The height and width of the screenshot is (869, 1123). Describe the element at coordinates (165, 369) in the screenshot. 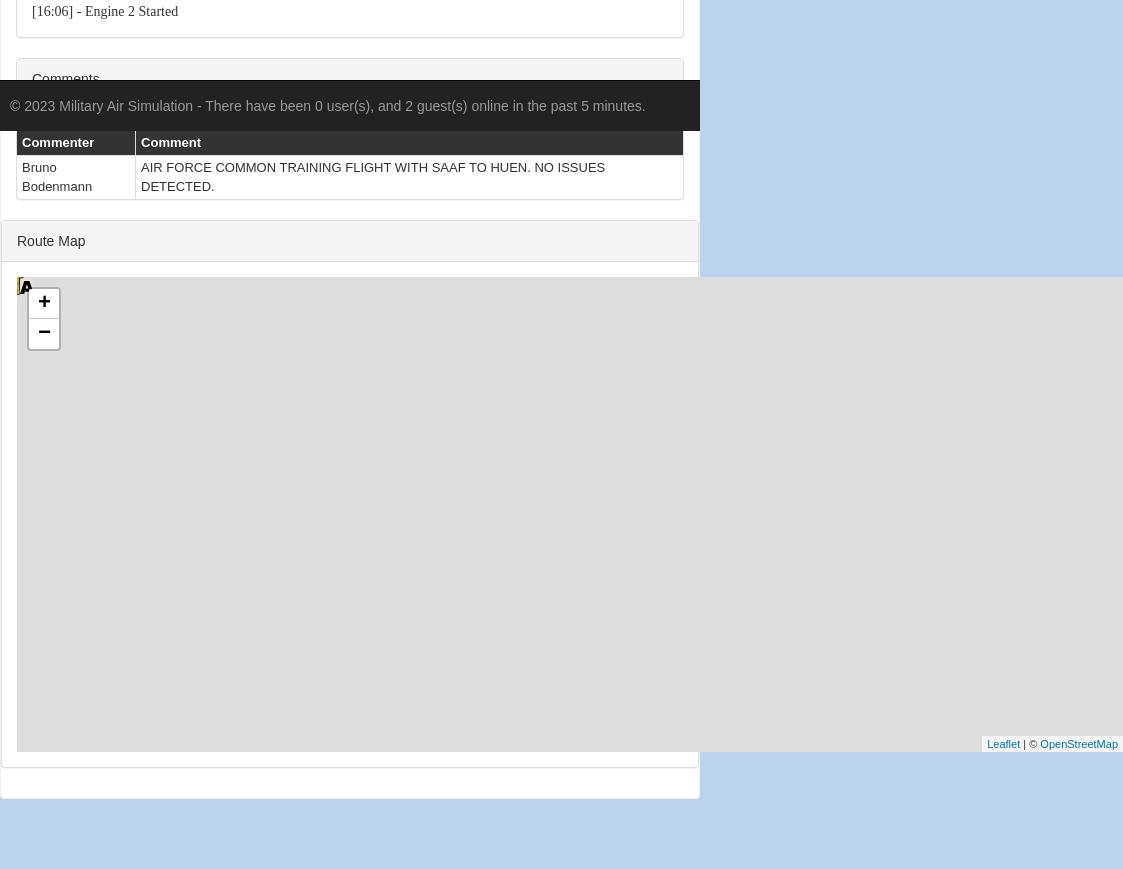

I see `'[16:08] - Taking Off with 0 passengers on board'` at that location.